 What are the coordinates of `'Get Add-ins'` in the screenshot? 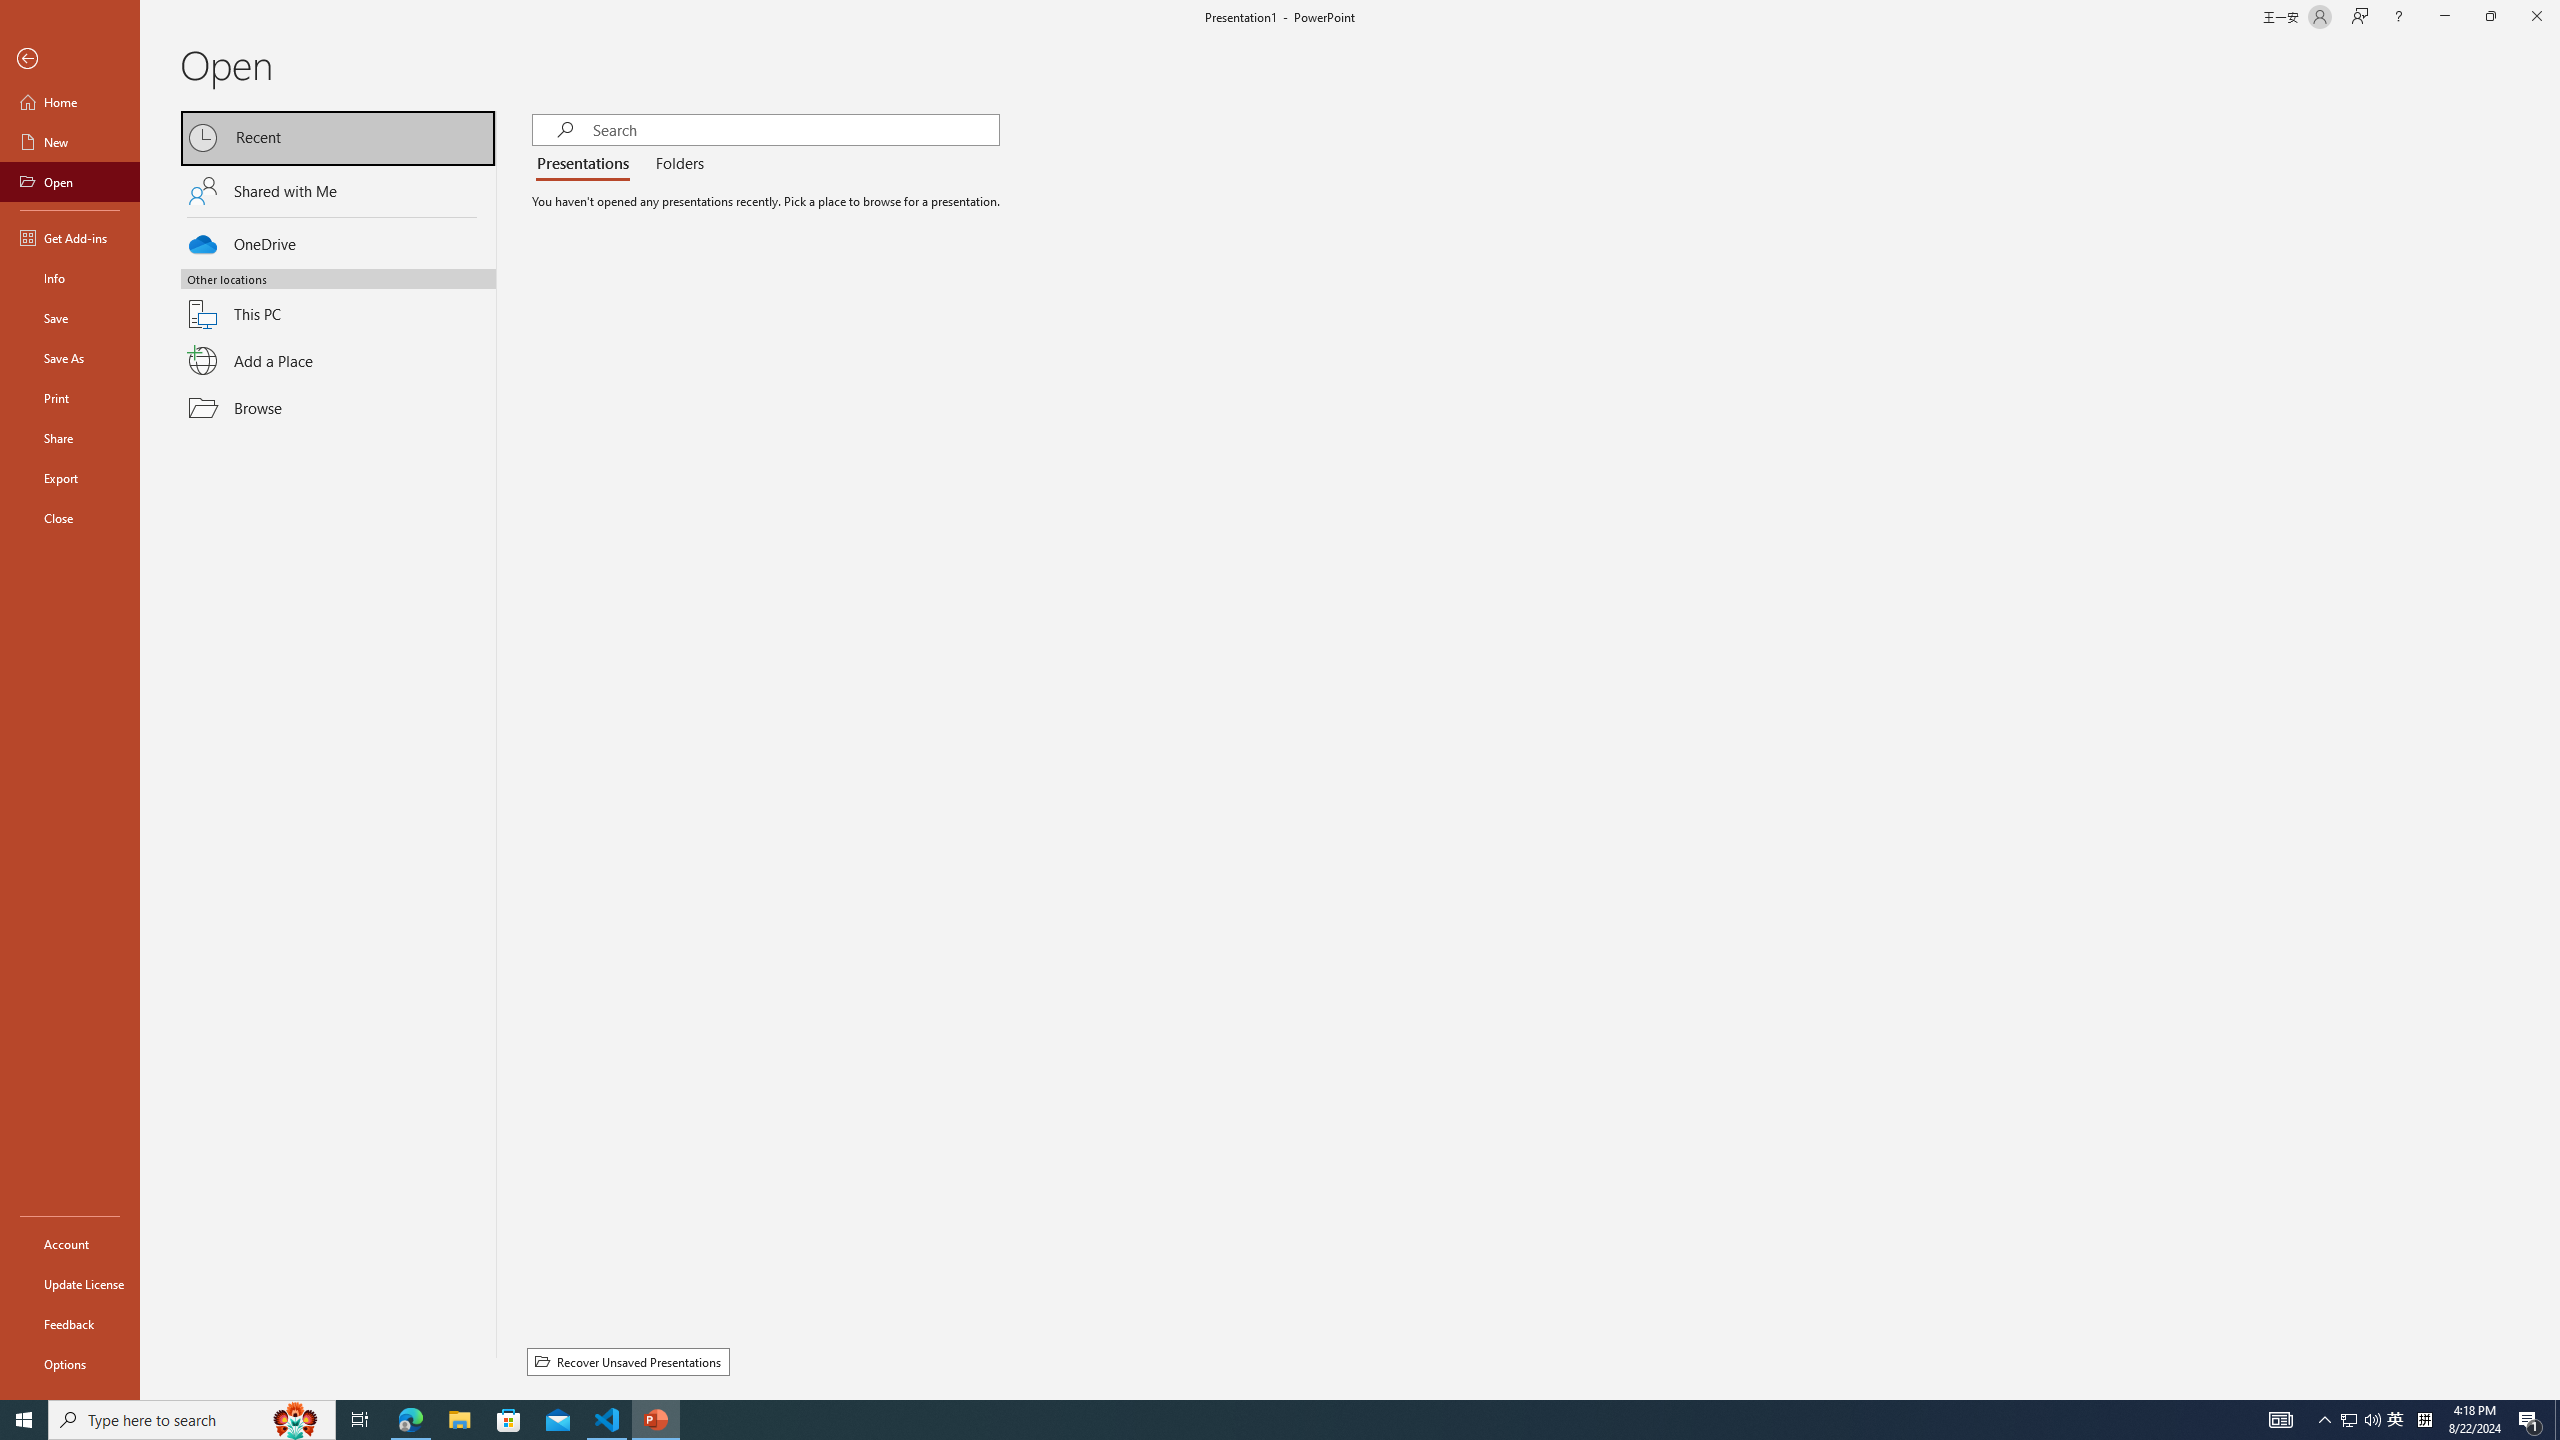 It's located at (69, 237).